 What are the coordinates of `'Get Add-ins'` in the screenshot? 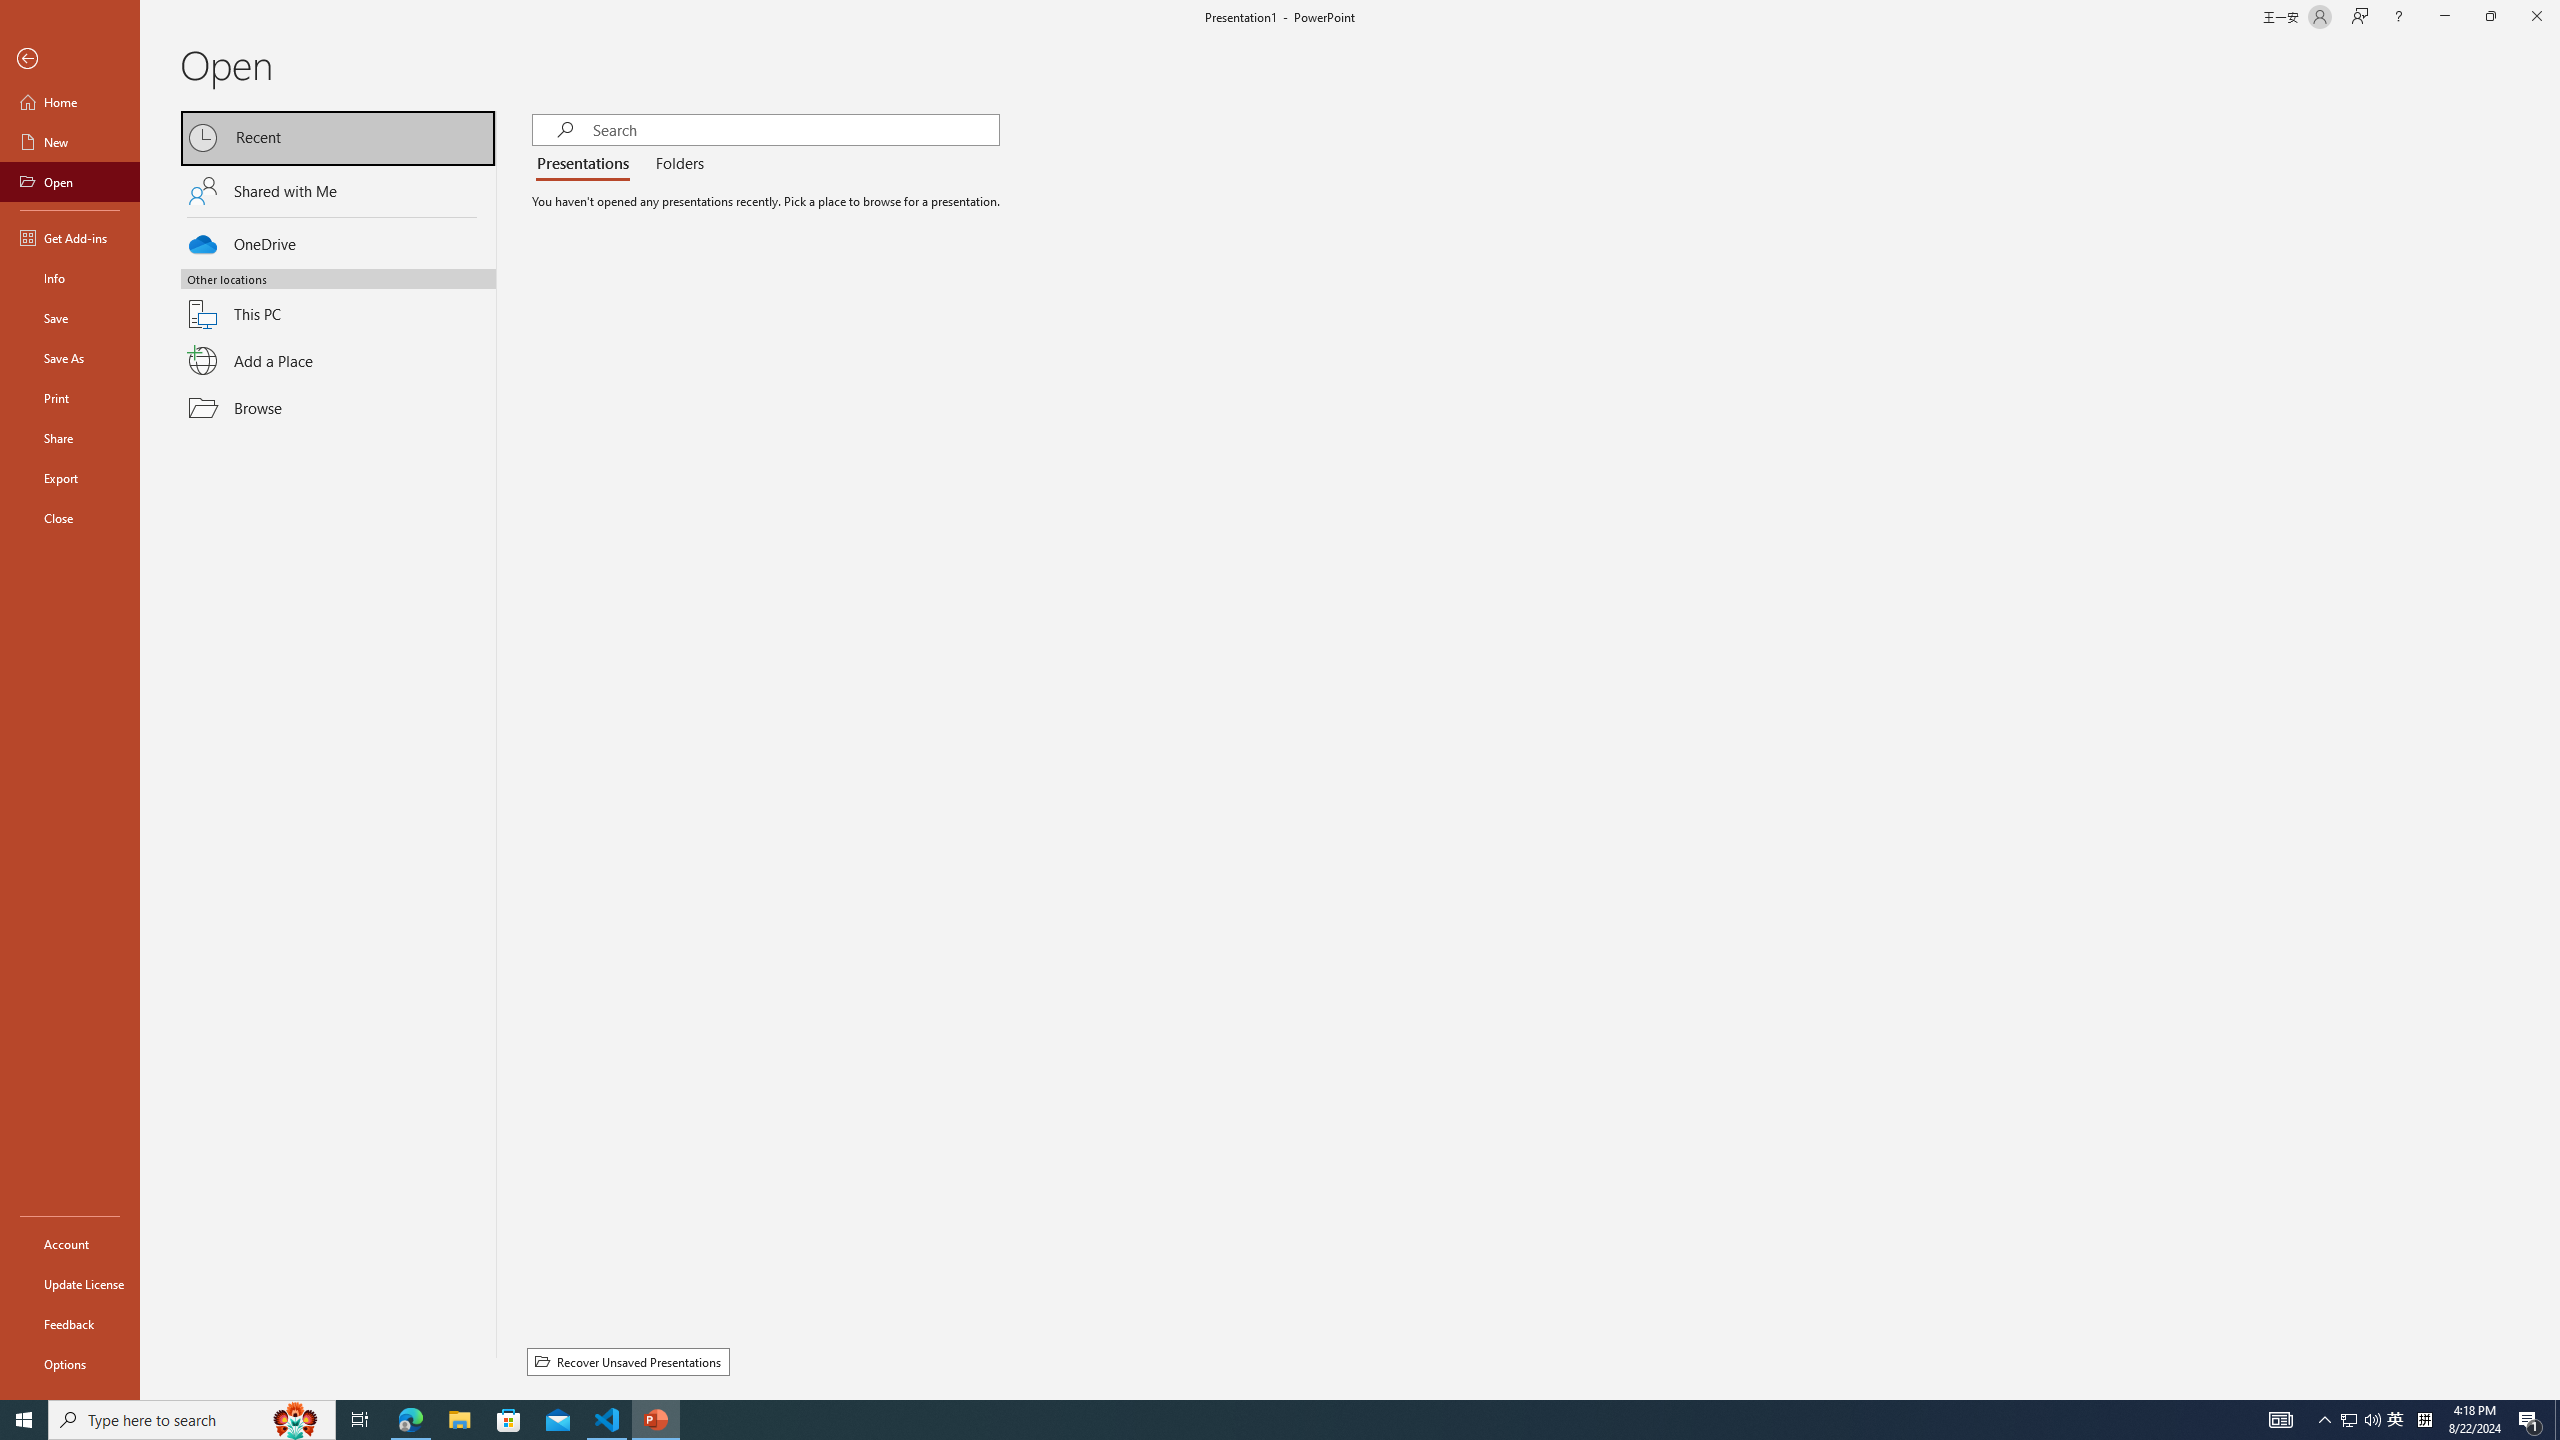 It's located at (69, 237).